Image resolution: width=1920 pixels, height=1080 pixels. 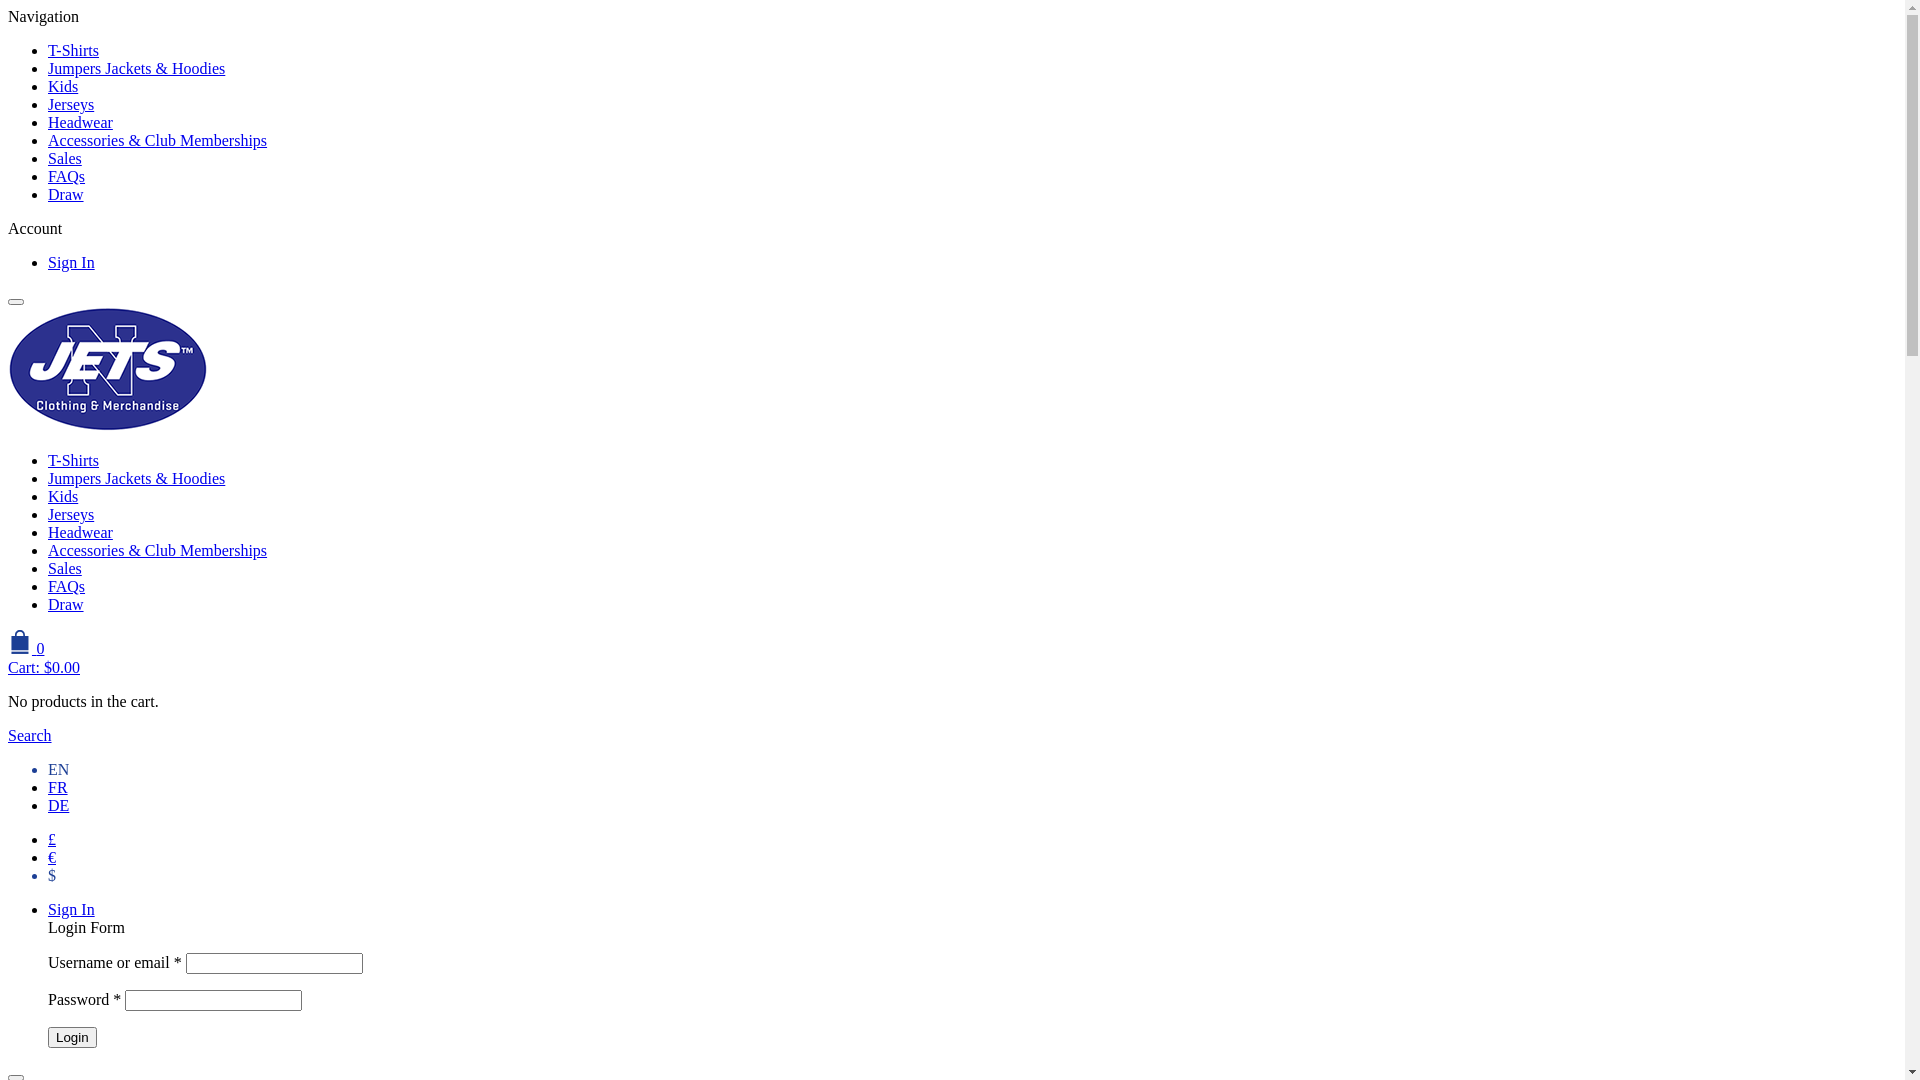 What do you see at coordinates (73, 49) in the screenshot?
I see `'T-Shirts'` at bounding box center [73, 49].